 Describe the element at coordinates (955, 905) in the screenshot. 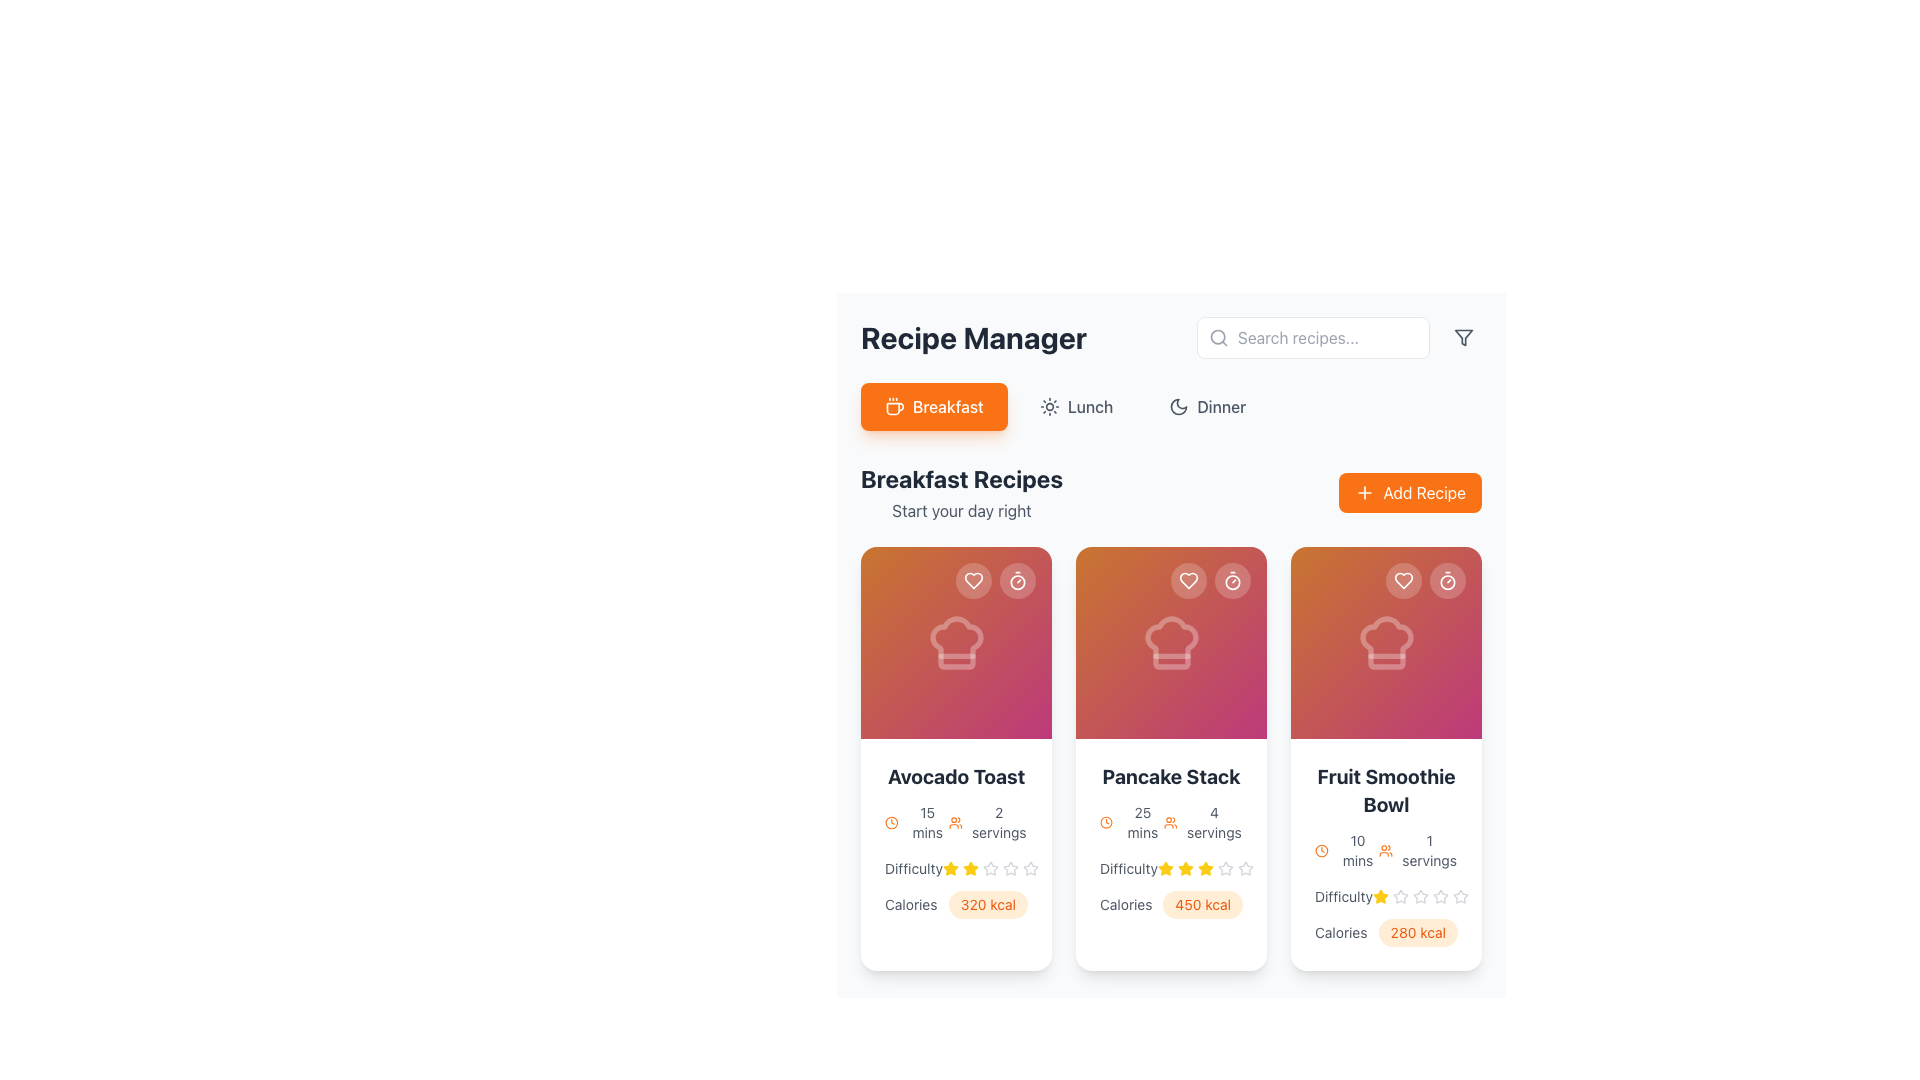

I see `text label displaying 'Calories 320 kcal' with a gray style and an orange background, located at the bottom of the 'Avocado Toast' card among breakfast recipes` at that location.